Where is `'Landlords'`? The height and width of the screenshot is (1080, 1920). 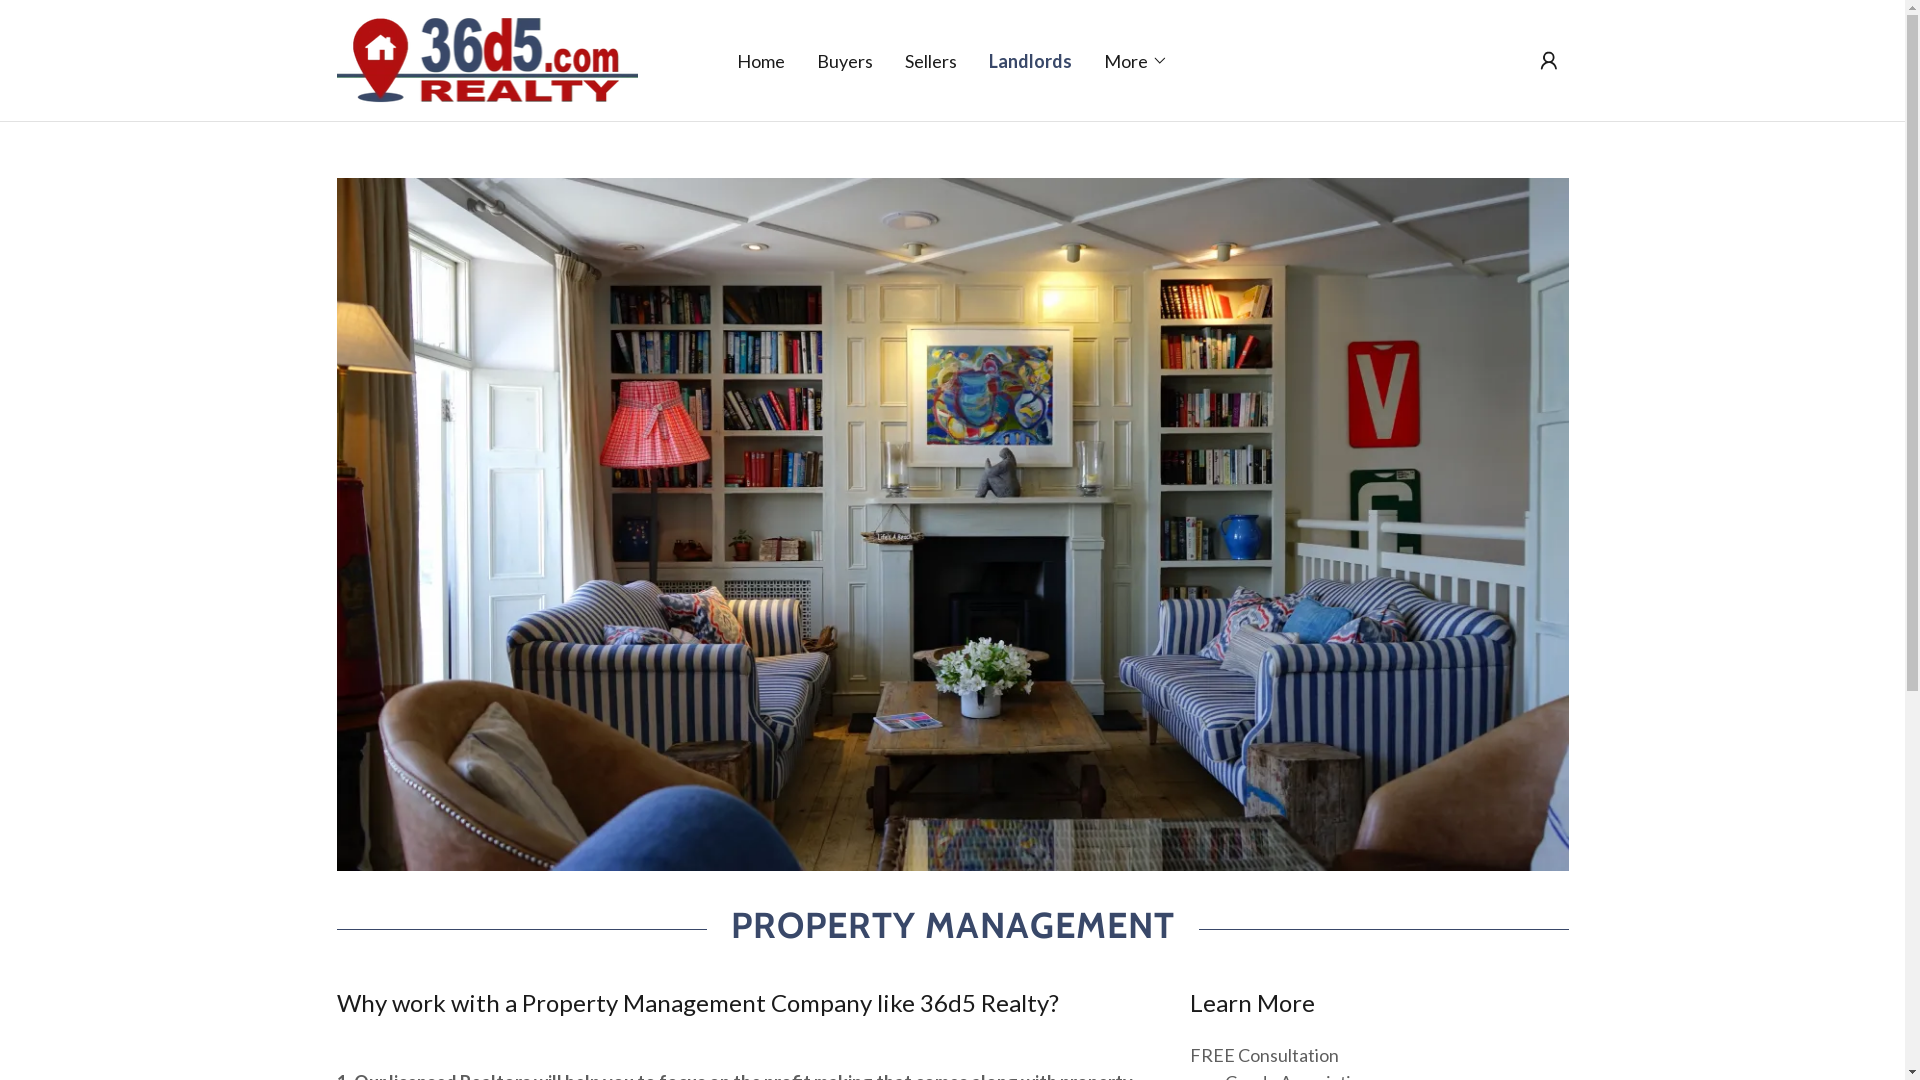
'Landlords' is located at coordinates (1030, 59).